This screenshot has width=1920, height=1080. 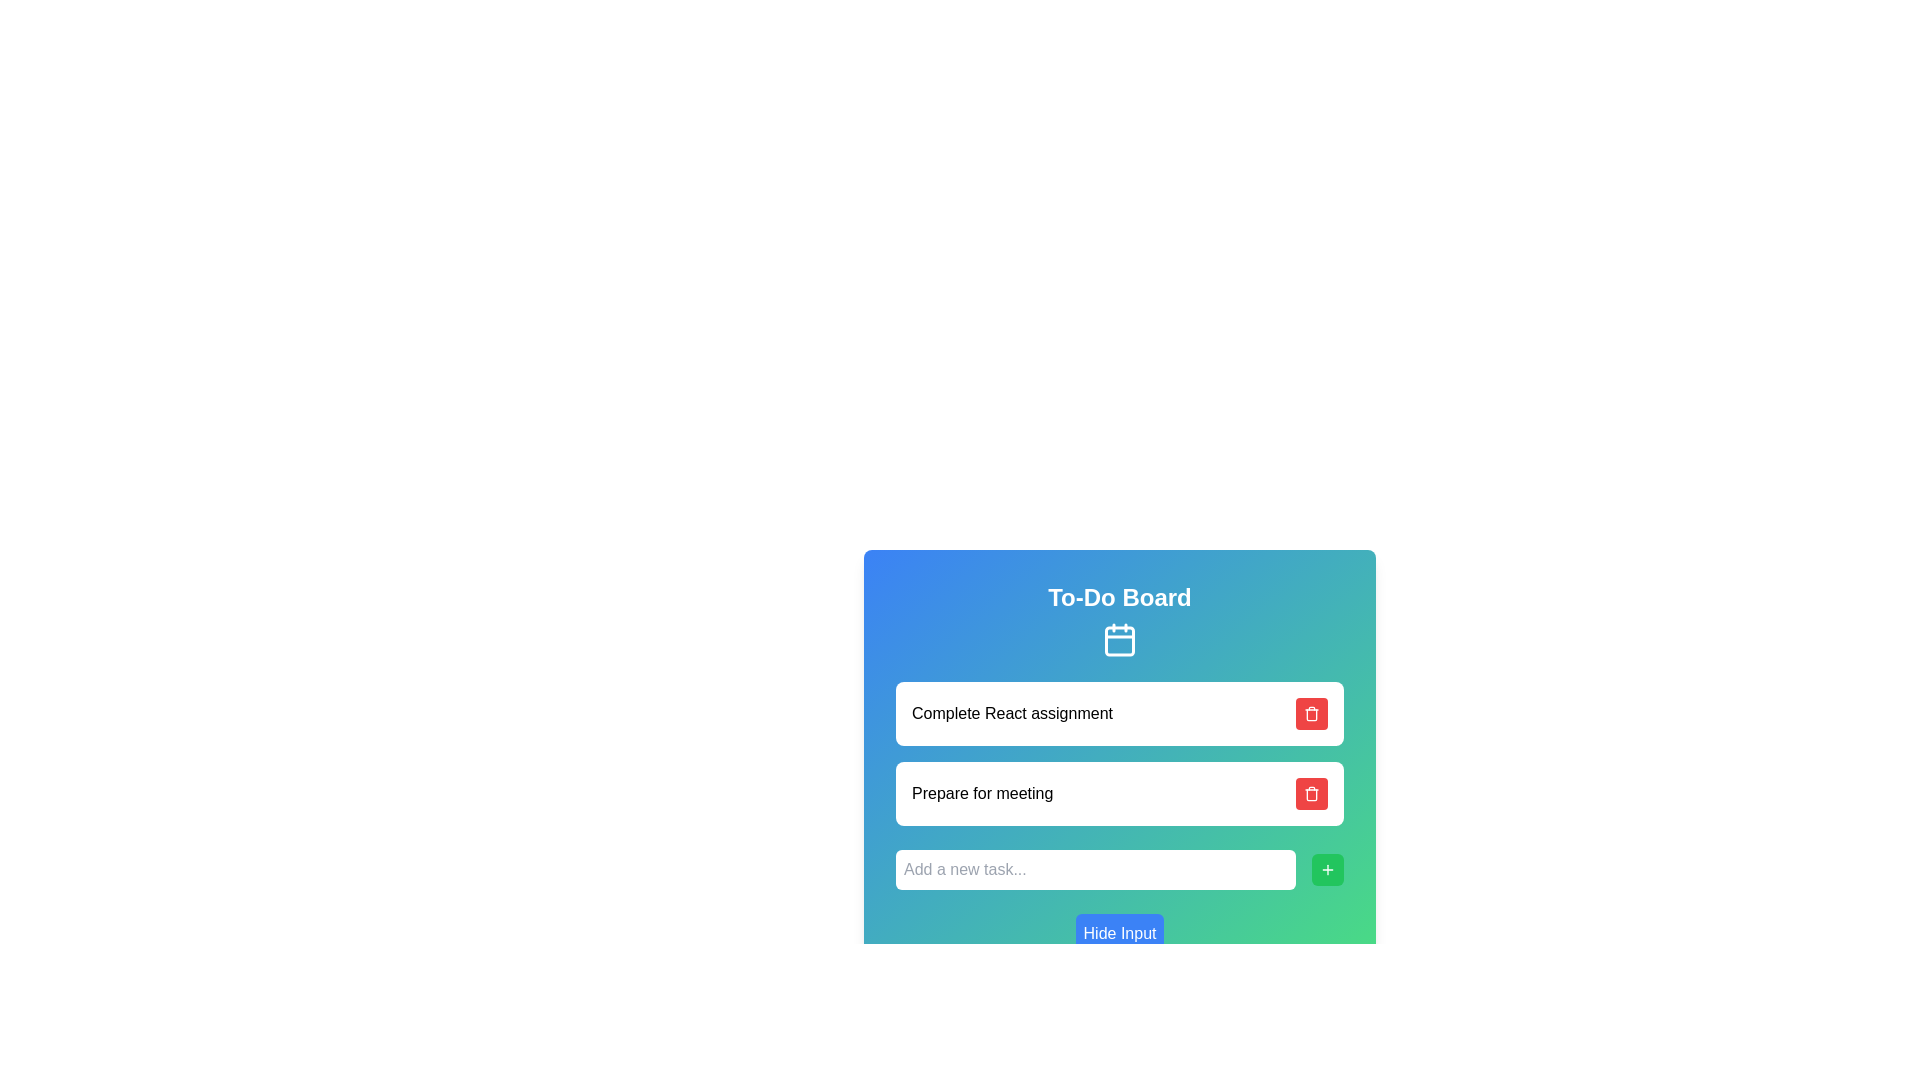 I want to click on the green button with a white 'plus' icon, so click(x=1328, y=869).